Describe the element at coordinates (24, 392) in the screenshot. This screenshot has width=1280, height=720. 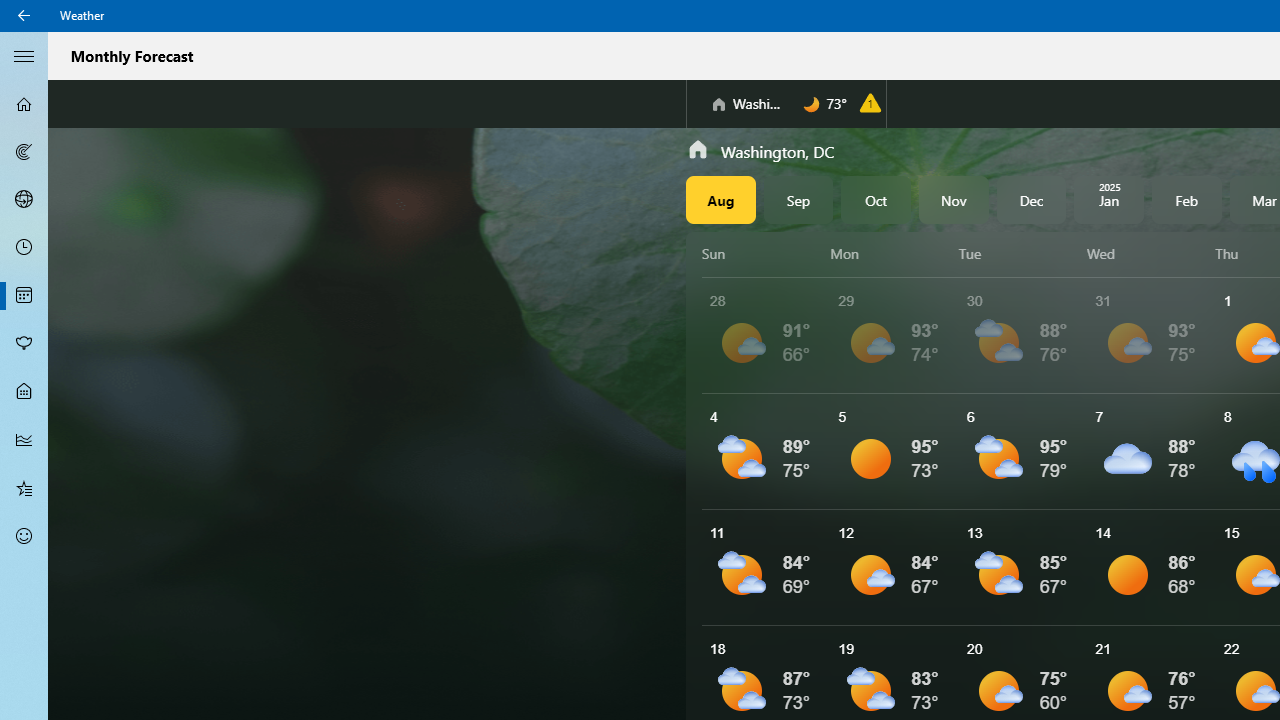
I see `'Life - Not Selected'` at that location.